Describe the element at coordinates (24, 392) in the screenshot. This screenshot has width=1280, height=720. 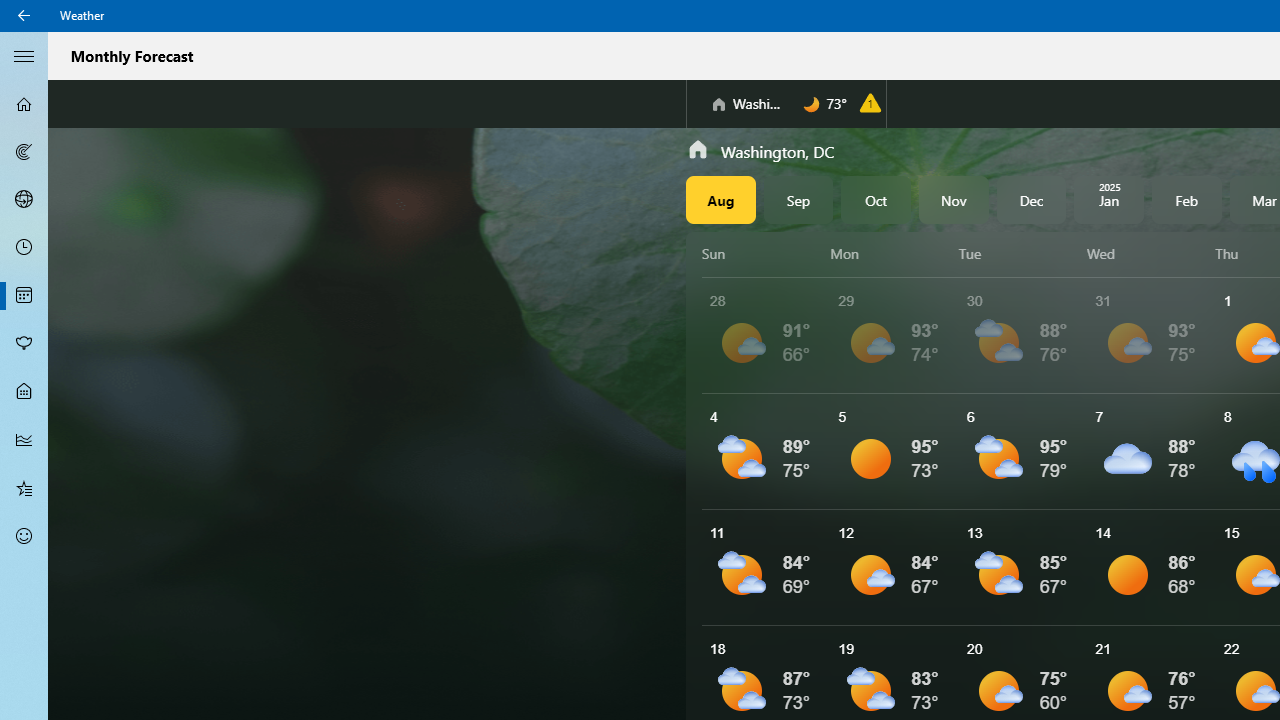
I see `'Life - Not Selected'` at that location.